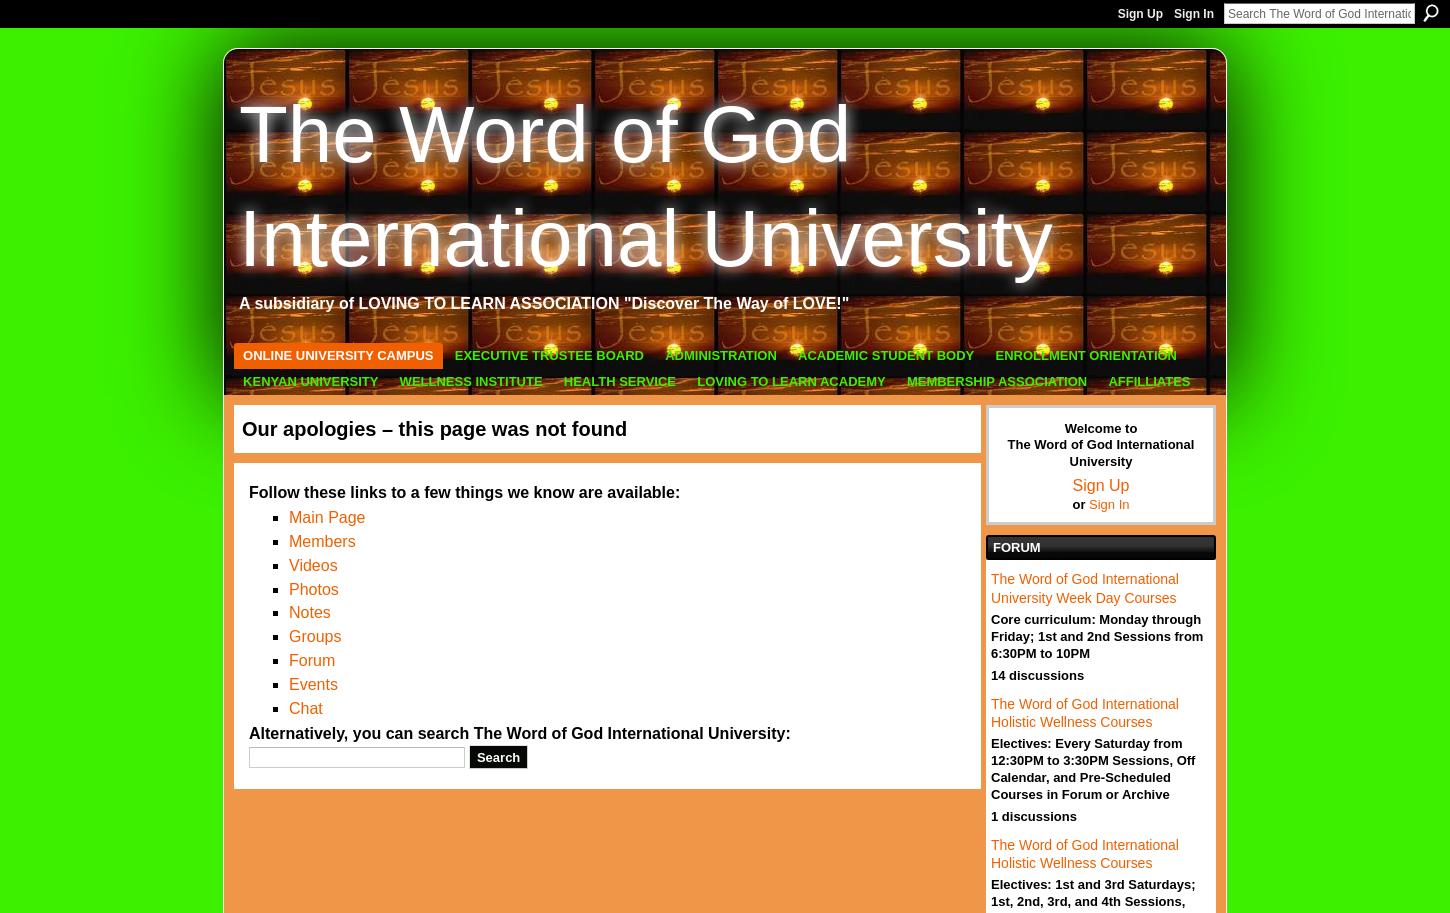  What do you see at coordinates (548, 354) in the screenshot?
I see `'Executive Trustee Board'` at bounding box center [548, 354].